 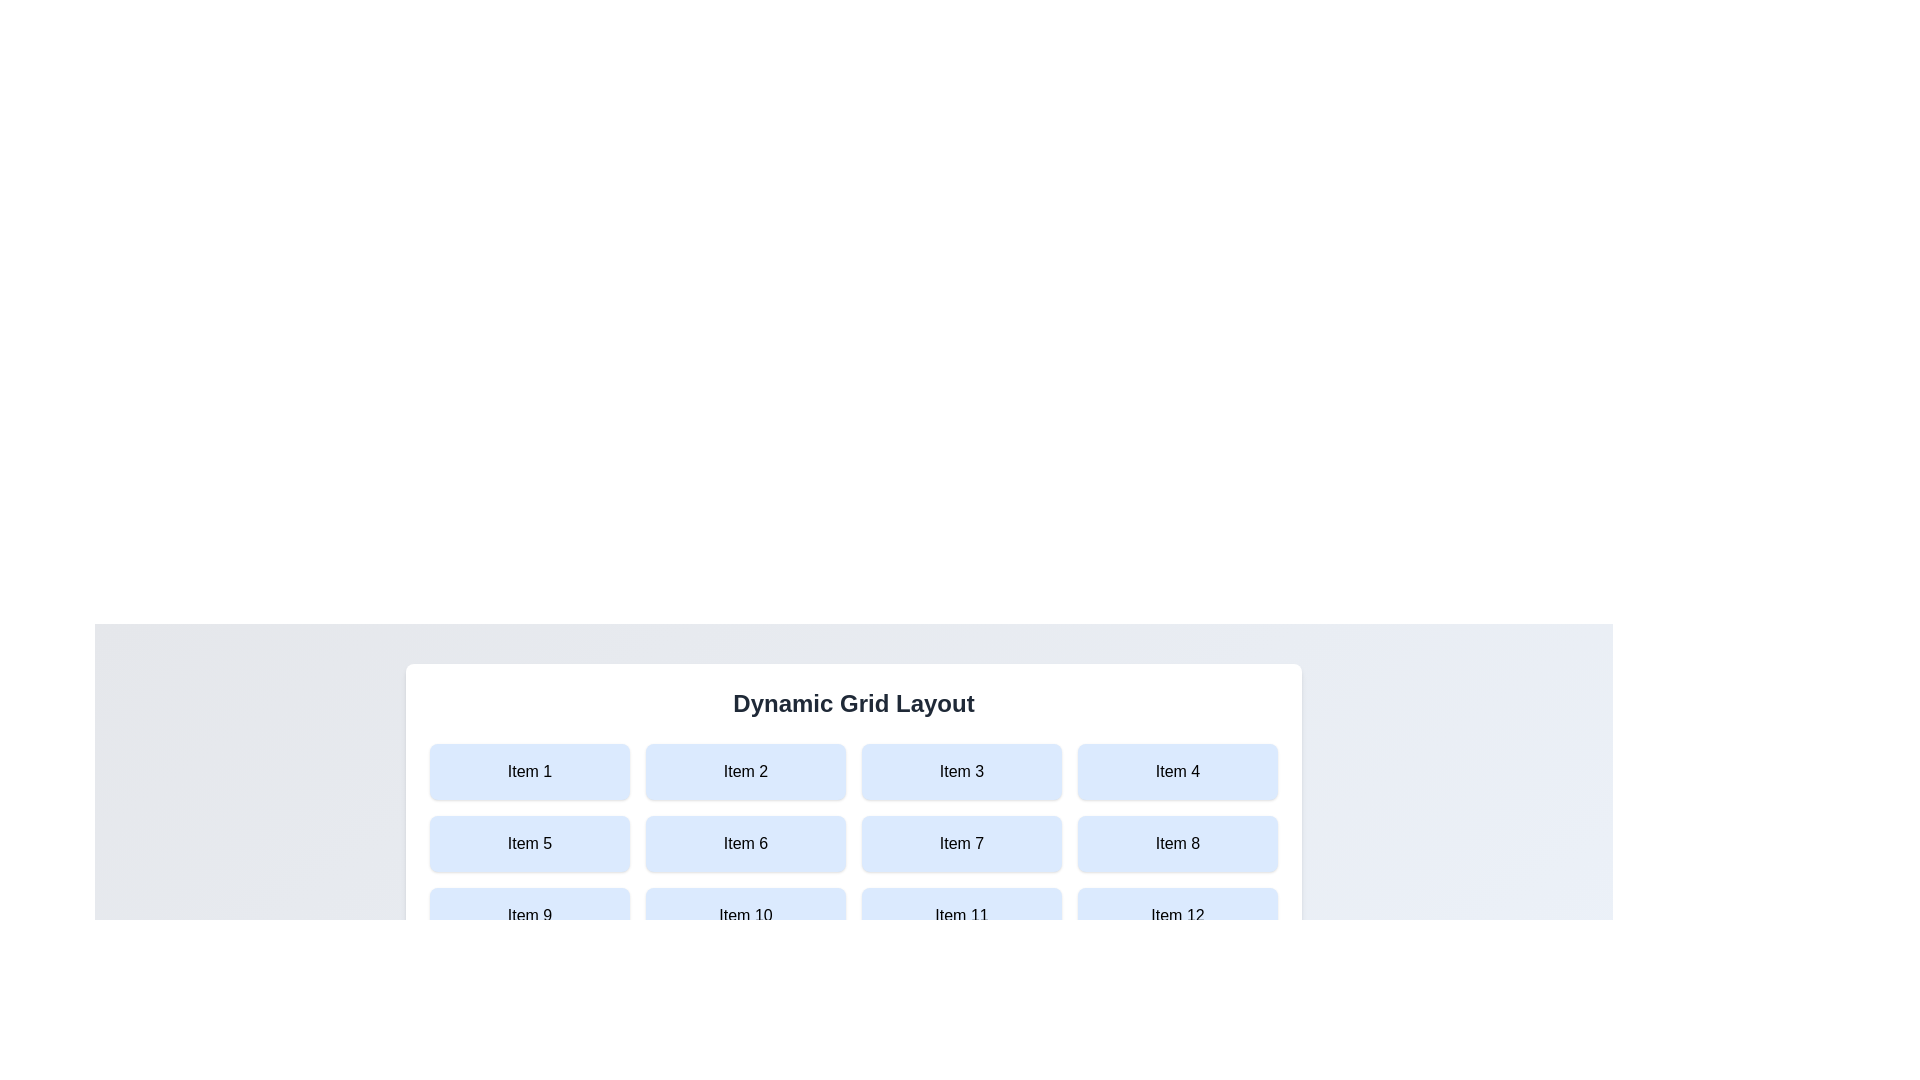 What do you see at coordinates (529, 844) in the screenshot?
I see `the blue button labeled 'Item 5'` at bounding box center [529, 844].